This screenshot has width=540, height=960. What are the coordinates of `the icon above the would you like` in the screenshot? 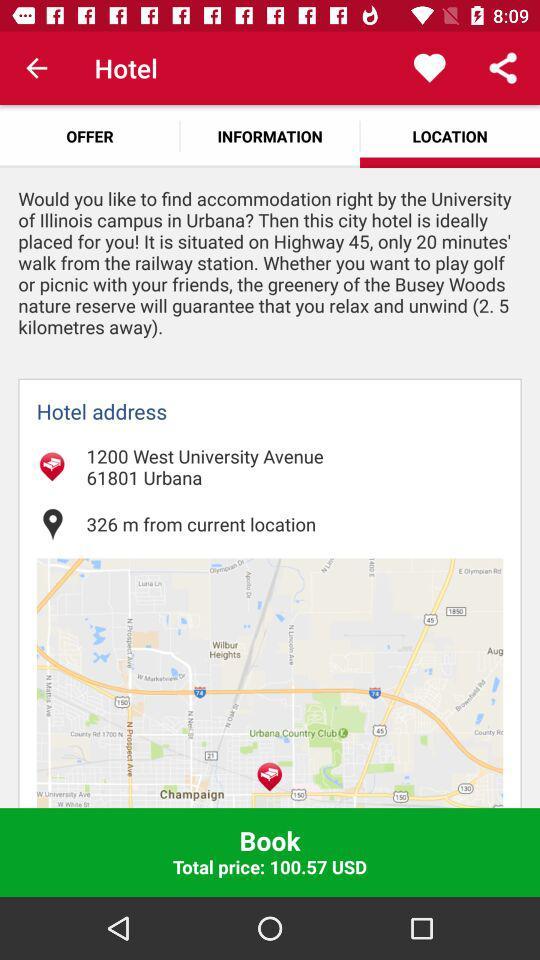 It's located at (89, 135).